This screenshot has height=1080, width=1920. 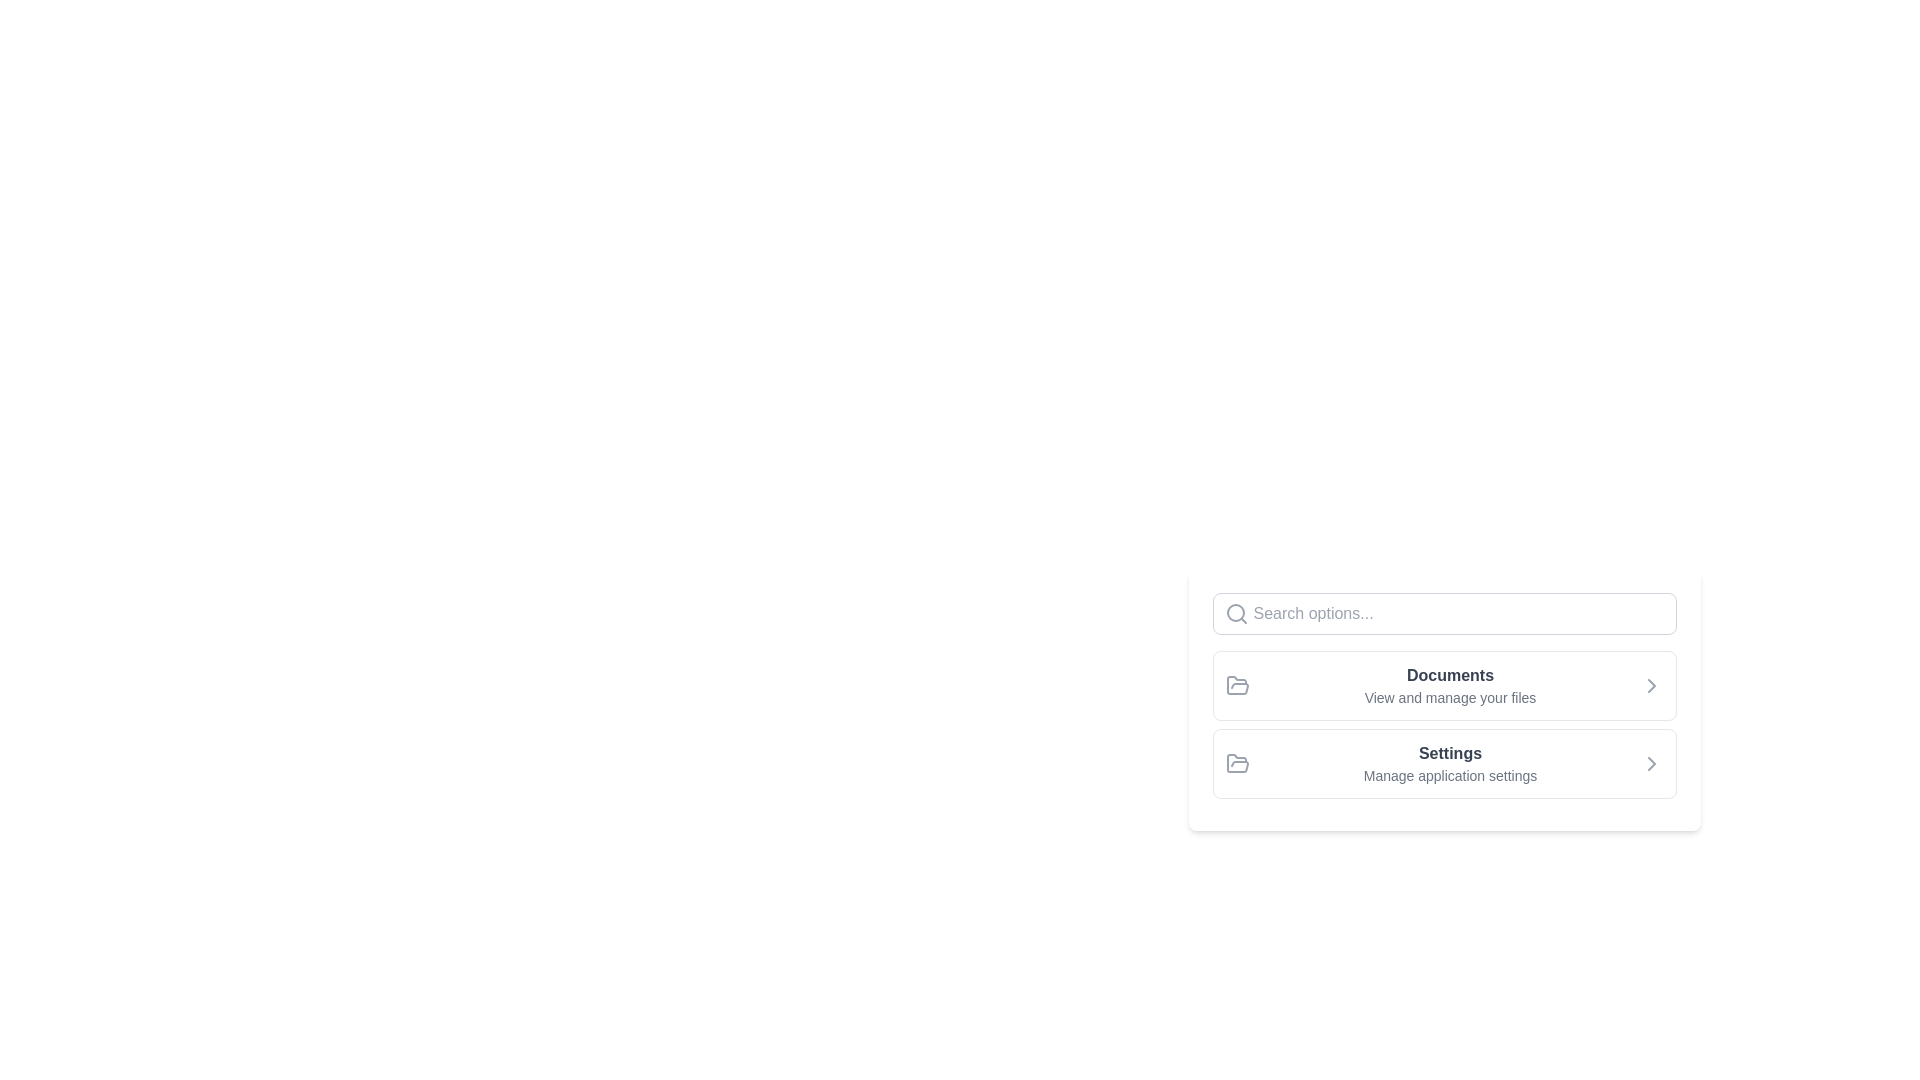 I want to click on the static text label displaying the phrase 'Manage application settings', which is located beneath the bold title 'Settings', so click(x=1450, y=774).